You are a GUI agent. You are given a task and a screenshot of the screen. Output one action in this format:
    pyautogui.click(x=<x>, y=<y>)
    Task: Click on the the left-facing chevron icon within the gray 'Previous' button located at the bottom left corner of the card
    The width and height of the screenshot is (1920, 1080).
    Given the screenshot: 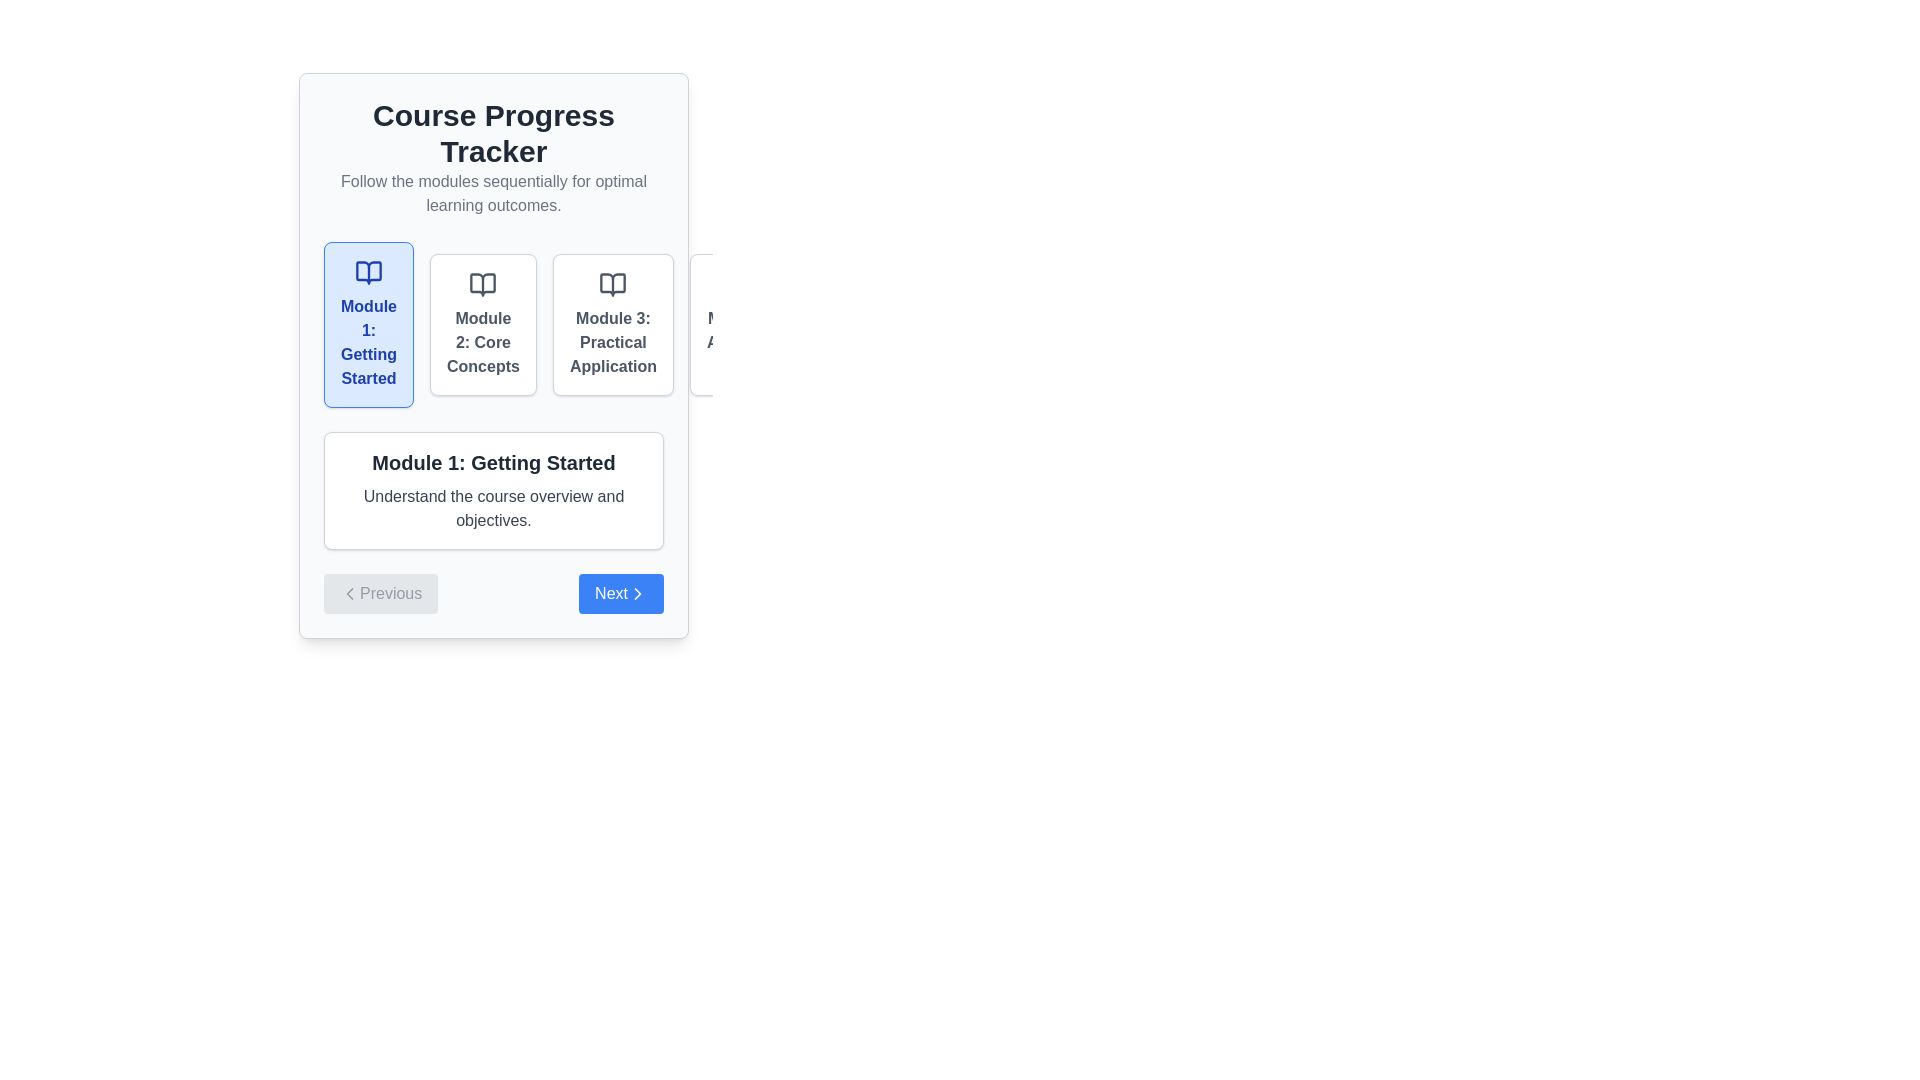 What is the action you would take?
    pyautogui.click(x=350, y=593)
    